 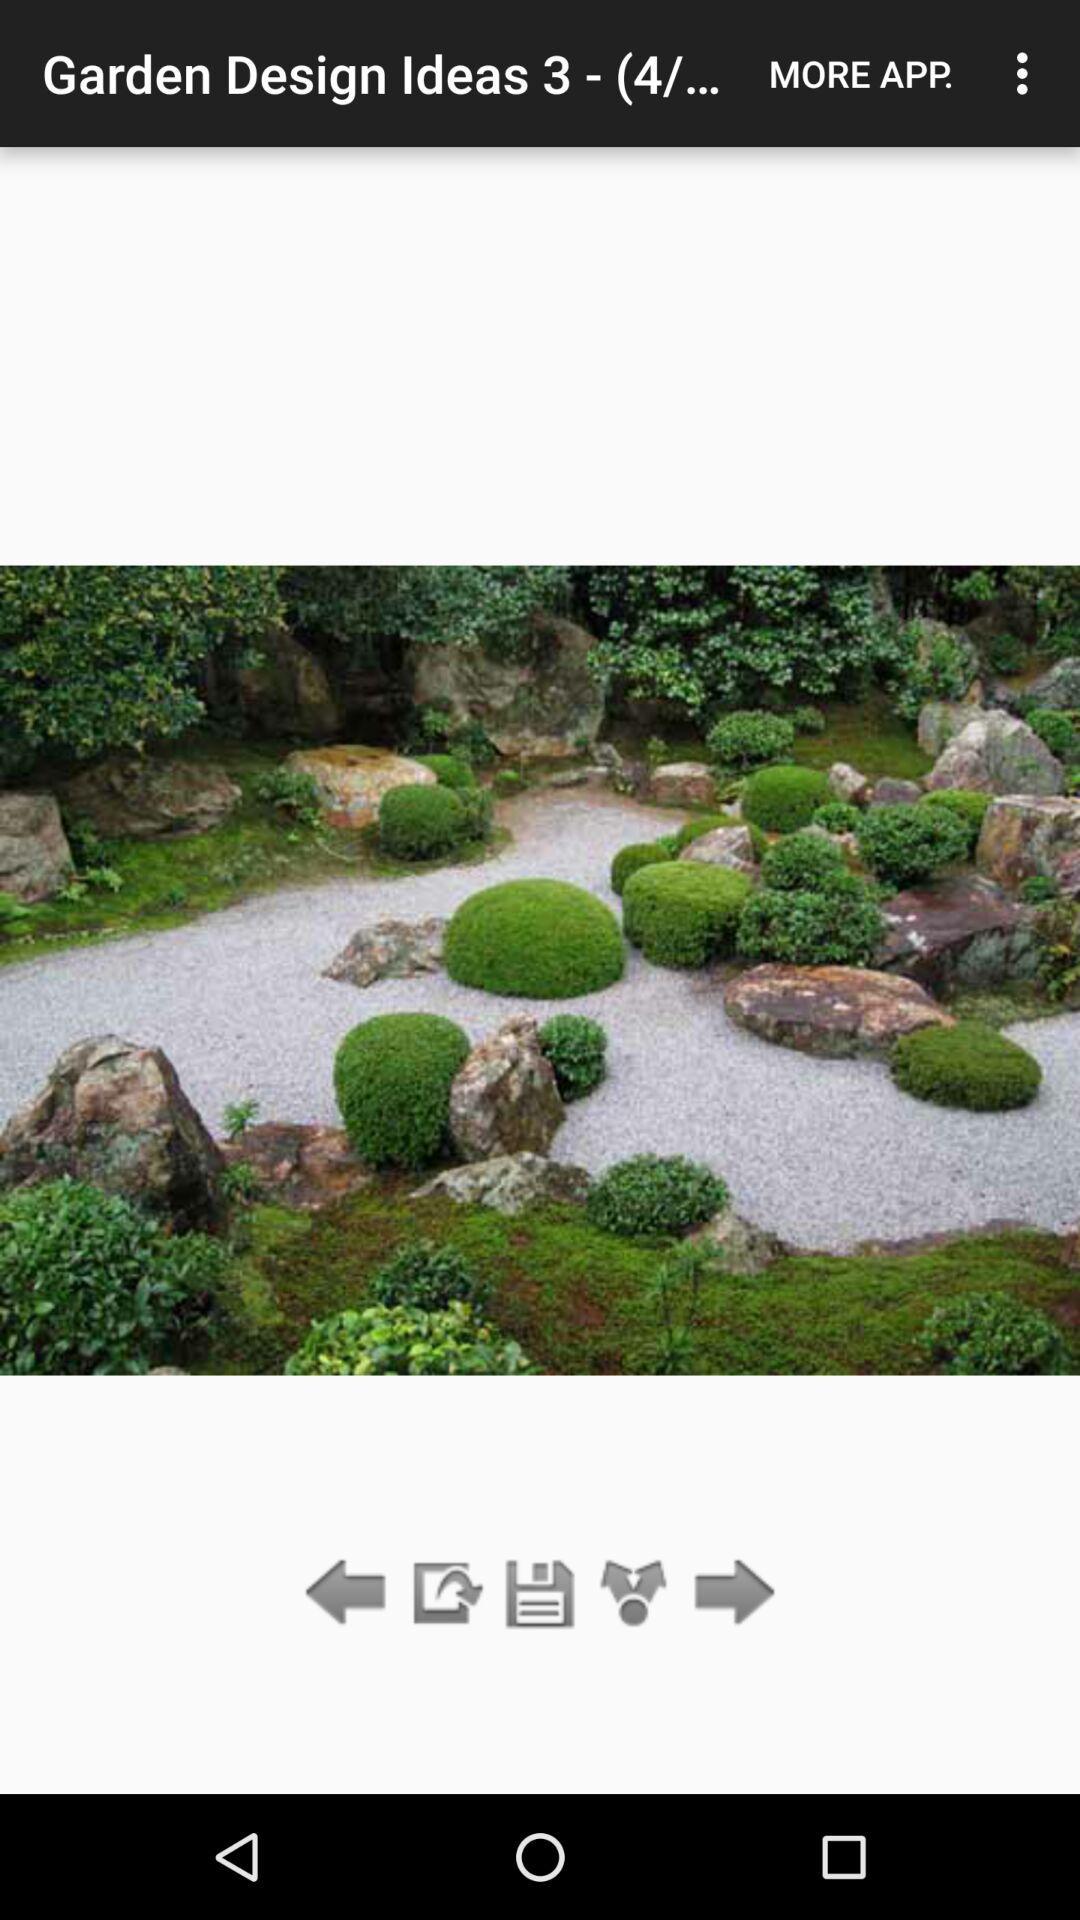 What do you see at coordinates (634, 1593) in the screenshot?
I see `the share icon` at bounding box center [634, 1593].